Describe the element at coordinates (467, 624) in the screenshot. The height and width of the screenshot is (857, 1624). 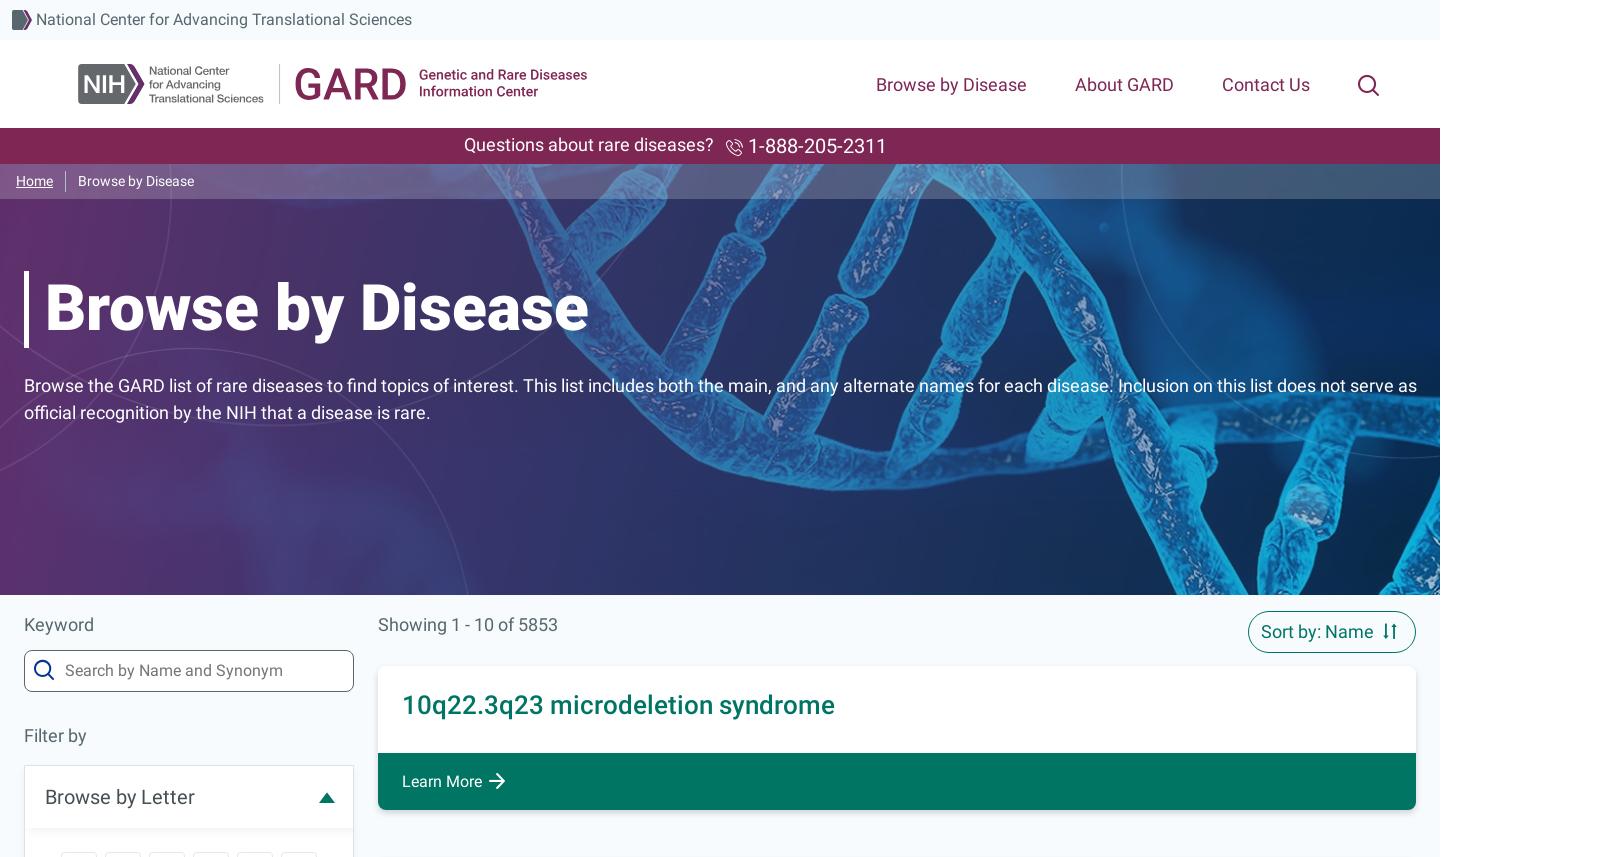
I see `'Showing 1 - 10 of 5853'` at that location.